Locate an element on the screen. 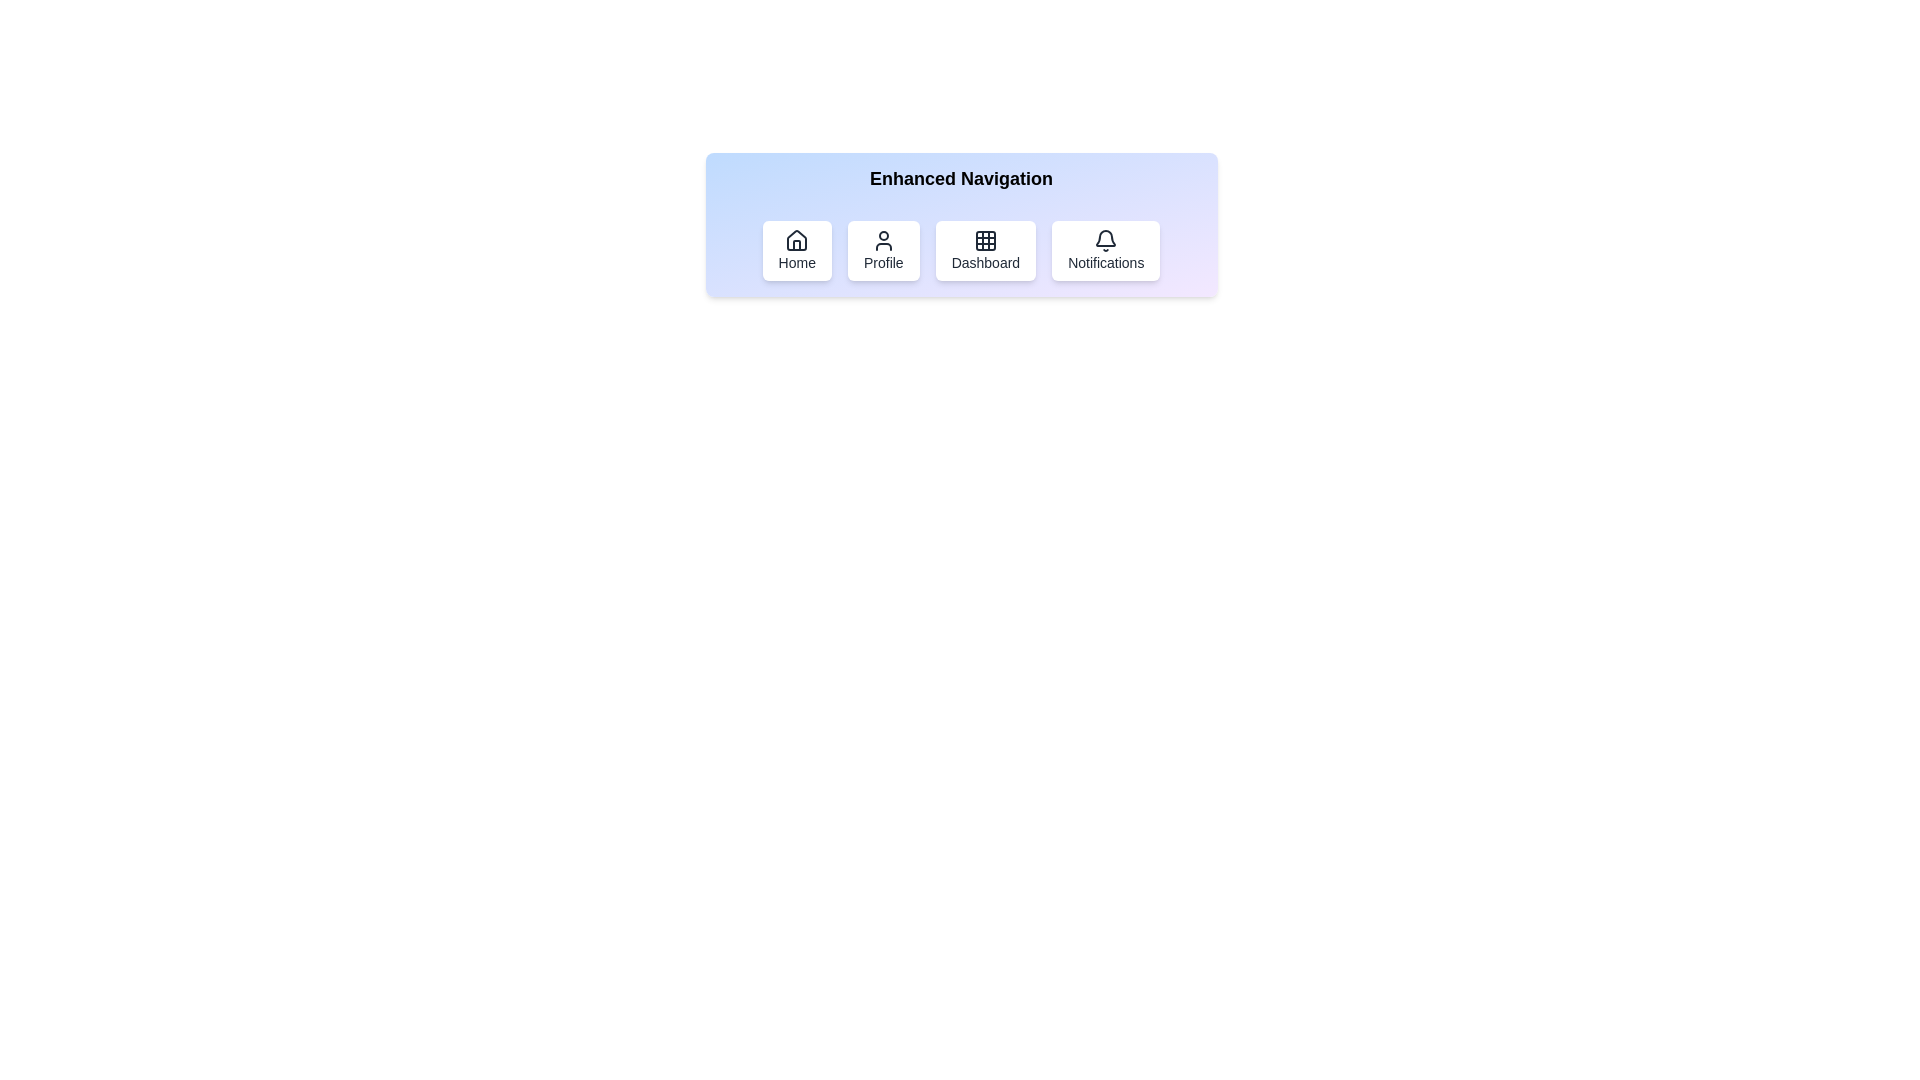  the text label indicating the notifications section, which is located below the bell icon in the navigation bar is located at coordinates (1105, 261).